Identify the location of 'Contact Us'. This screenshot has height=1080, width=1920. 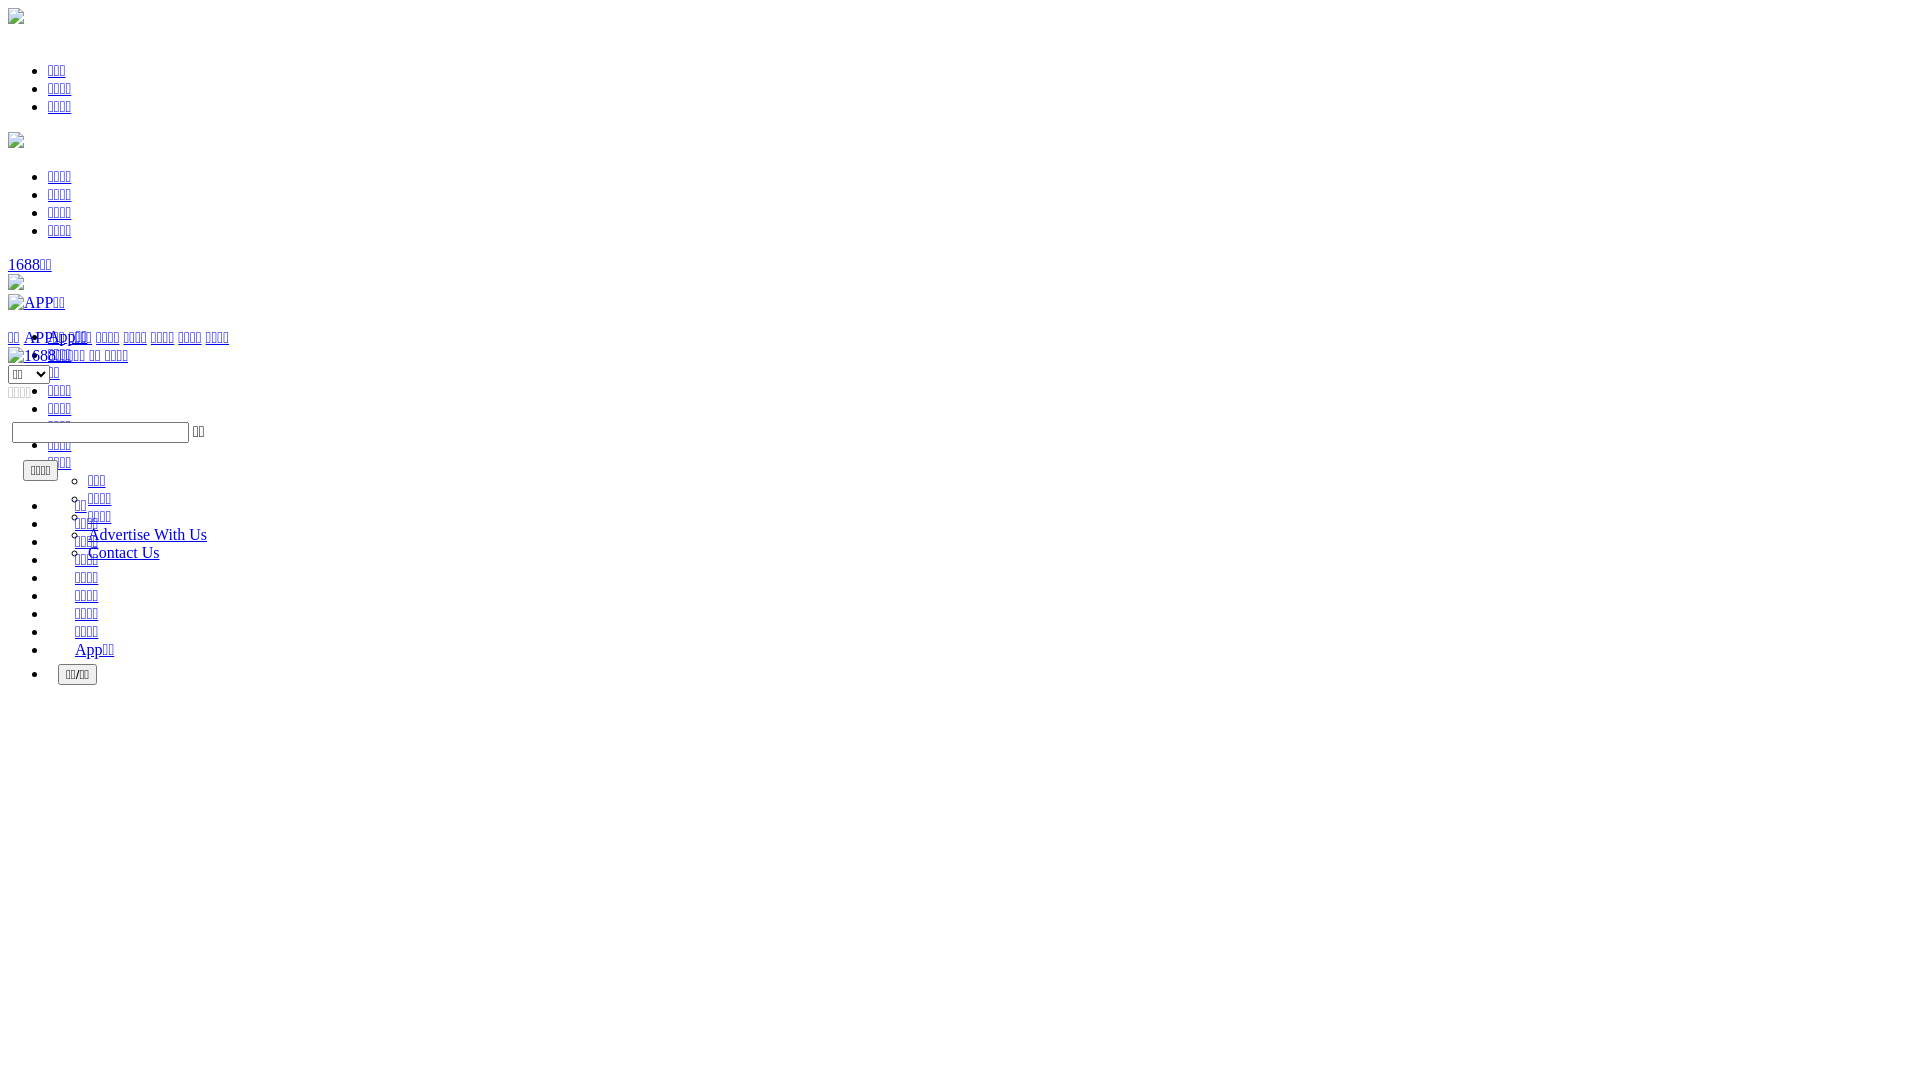
(86, 552).